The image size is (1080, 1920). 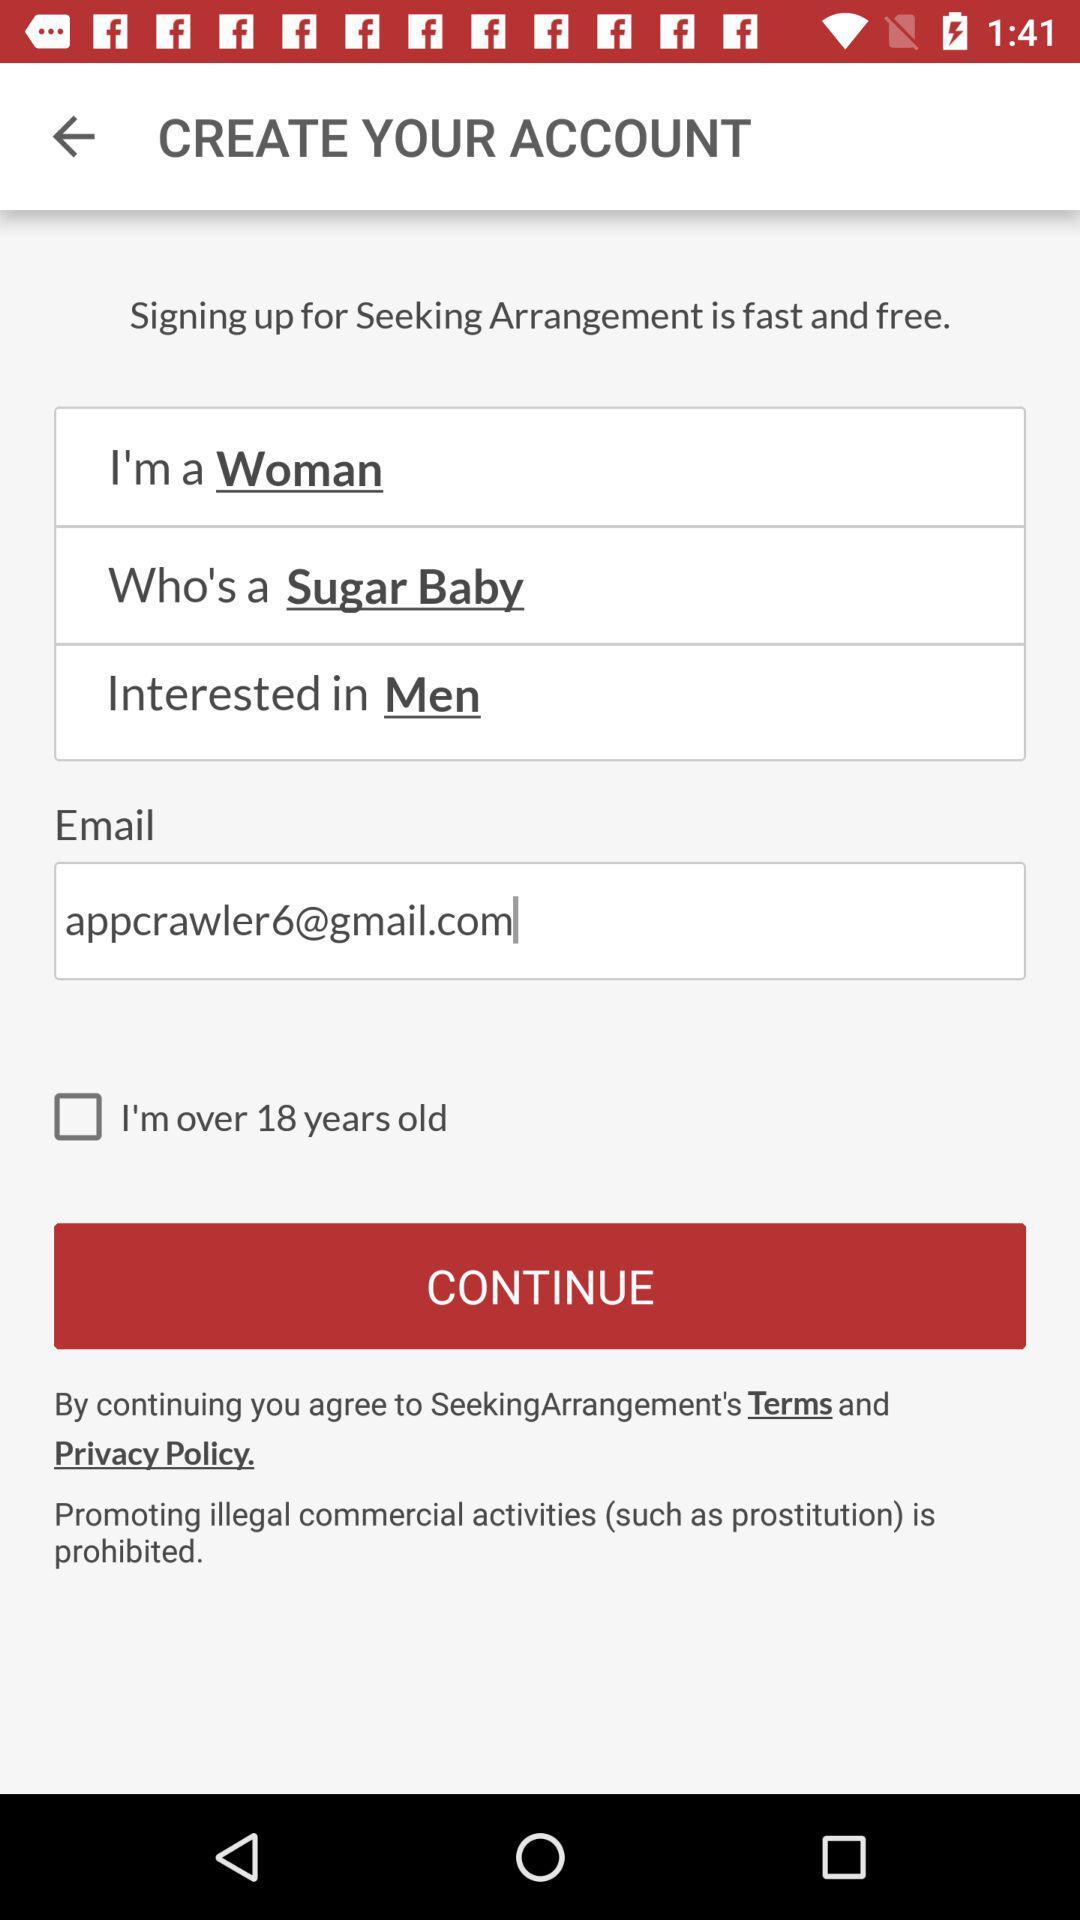 What do you see at coordinates (398, 1401) in the screenshot?
I see `the by continuing you` at bounding box center [398, 1401].